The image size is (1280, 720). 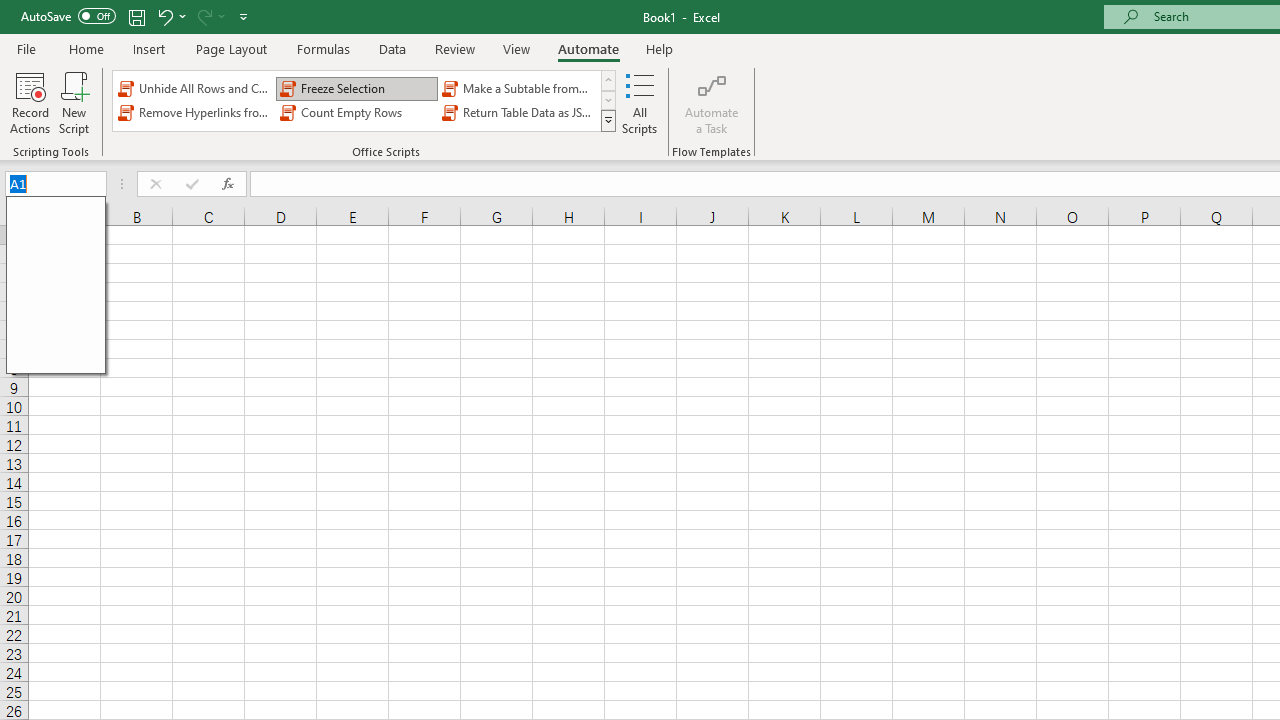 I want to click on 'Freeze Selection', so click(x=357, y=87).